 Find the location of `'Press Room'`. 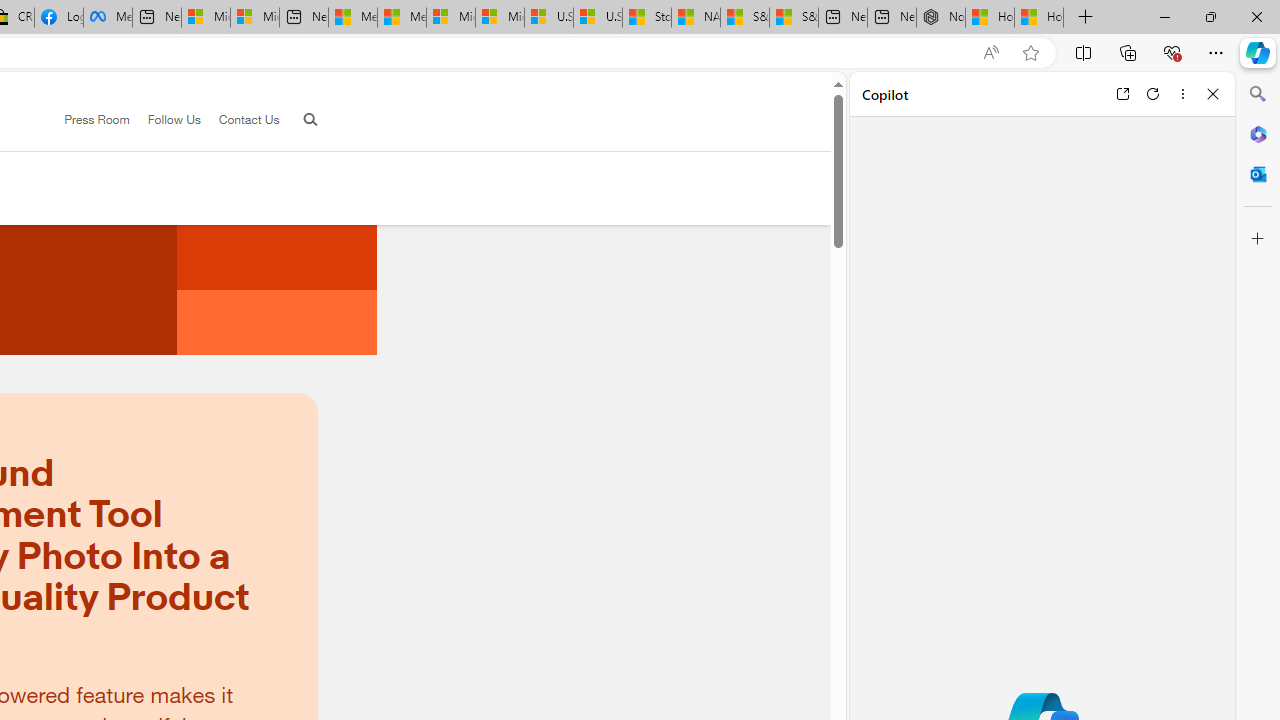

'Press Room' is located at coordinates (96, 119).